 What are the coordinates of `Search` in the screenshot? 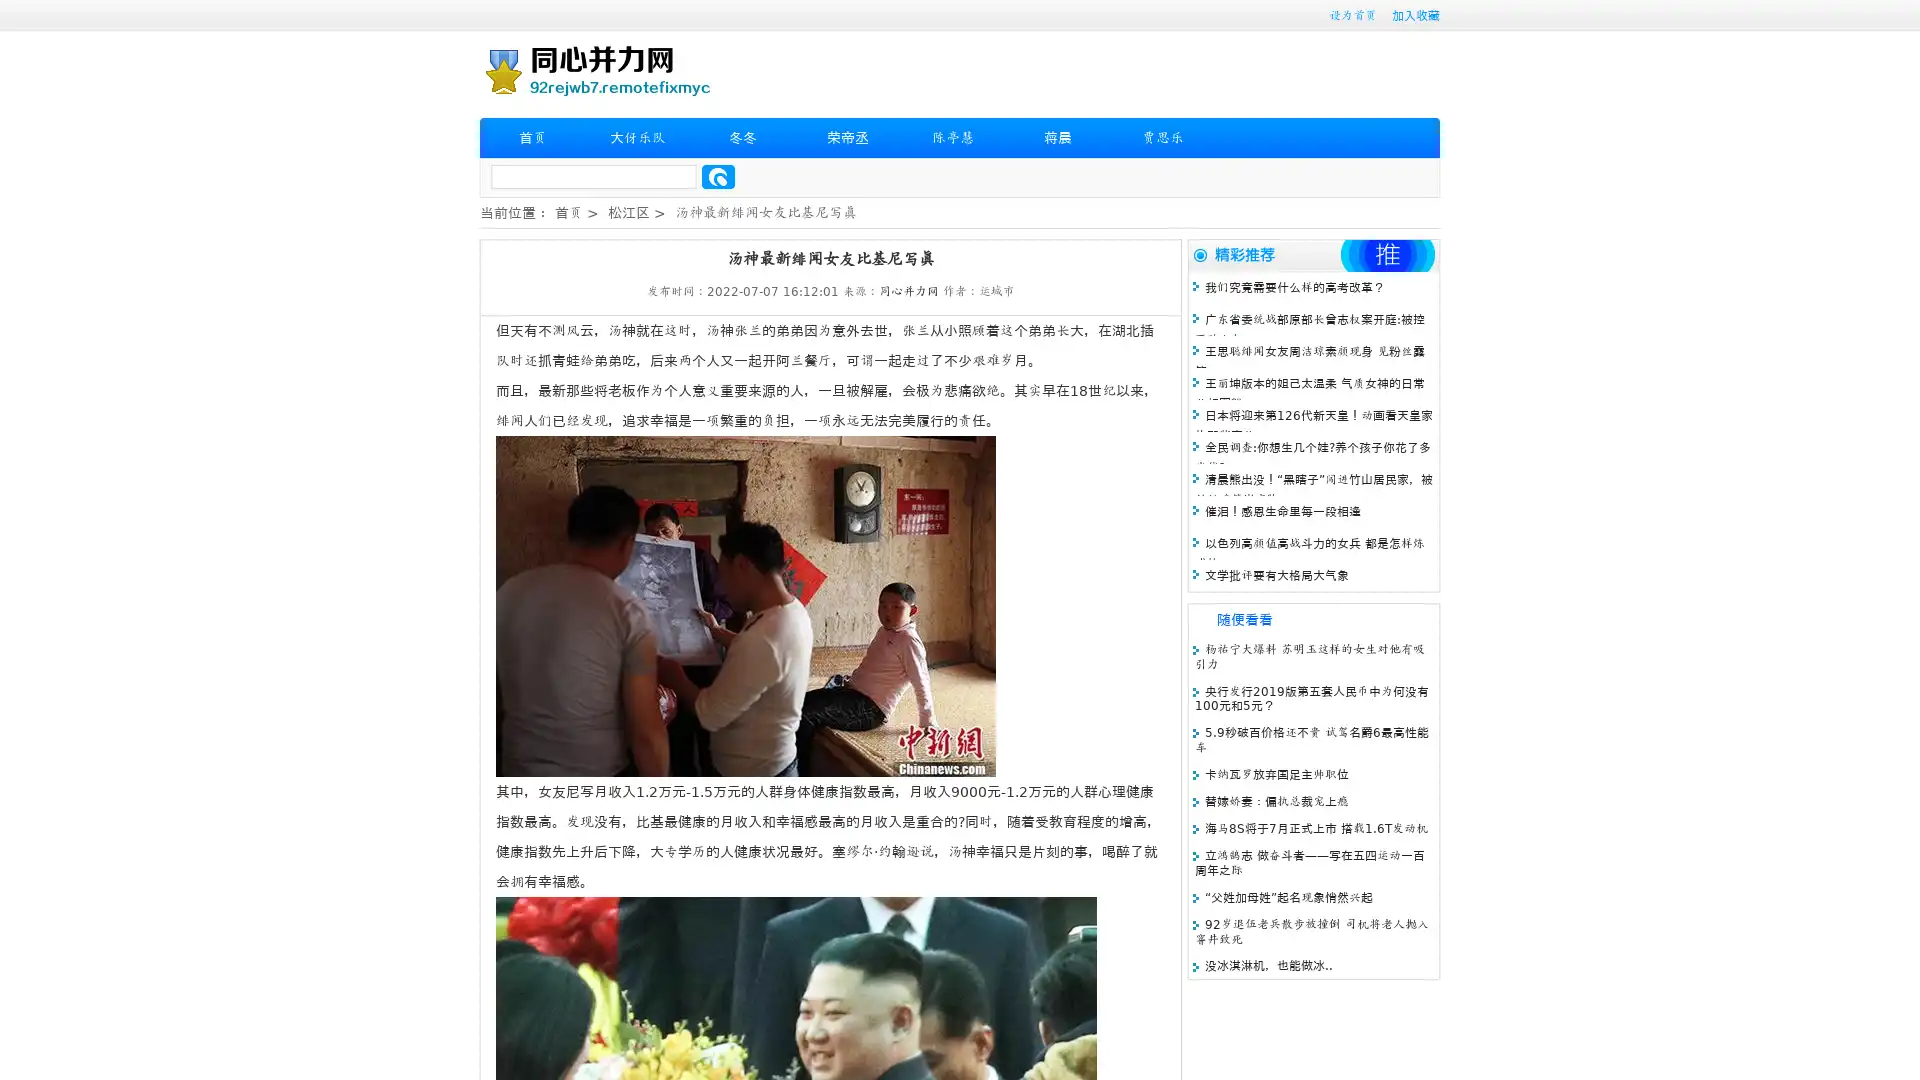 It's located at (718, 176).